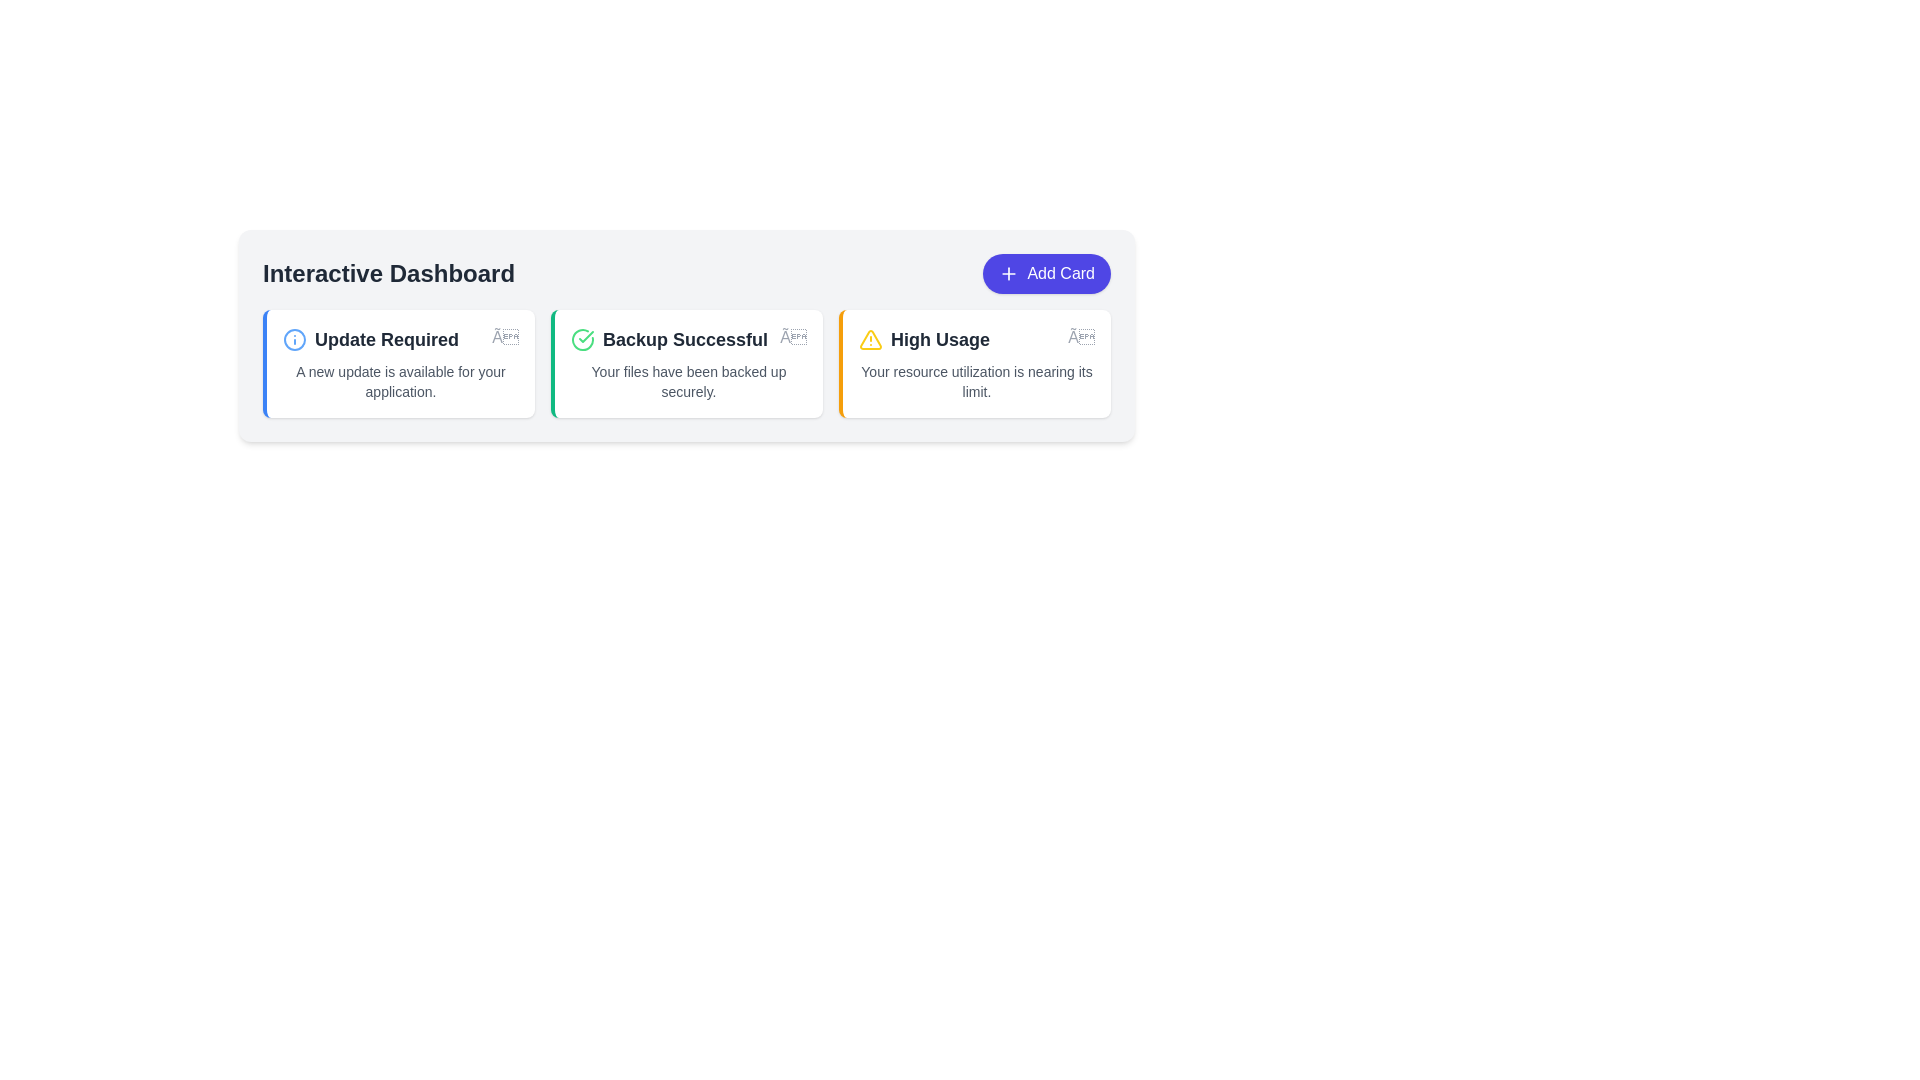 This screenshot has height=1080, width=1920. Describe the element at coordinates (939, 338) in the screenshot. I see `the bold, dark gray text element reading 'High Usage', which is positioned beside a yellow warning triangle icon in the third card of notification cards` at that location.